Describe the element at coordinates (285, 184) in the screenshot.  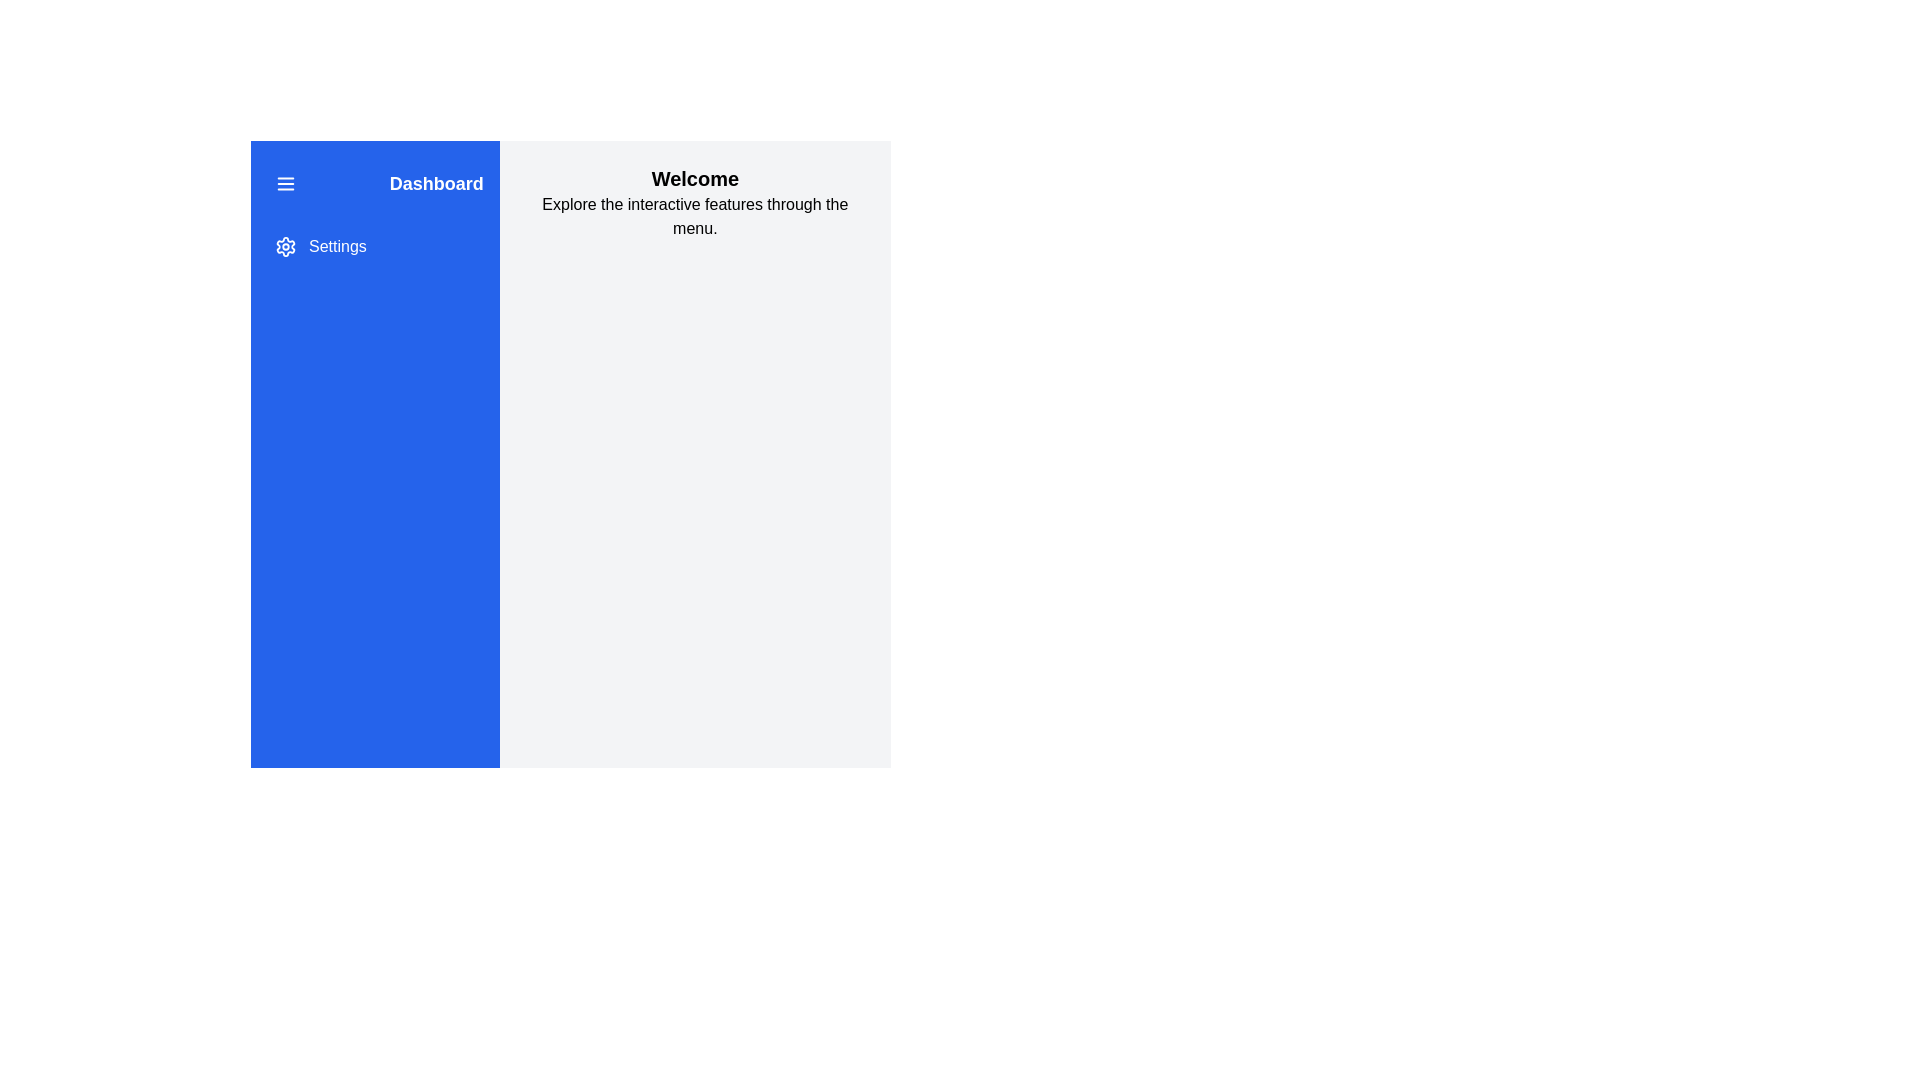
I see `the hamburger menu icon, which consists of three horizontal white lines on a blue background` at that location.